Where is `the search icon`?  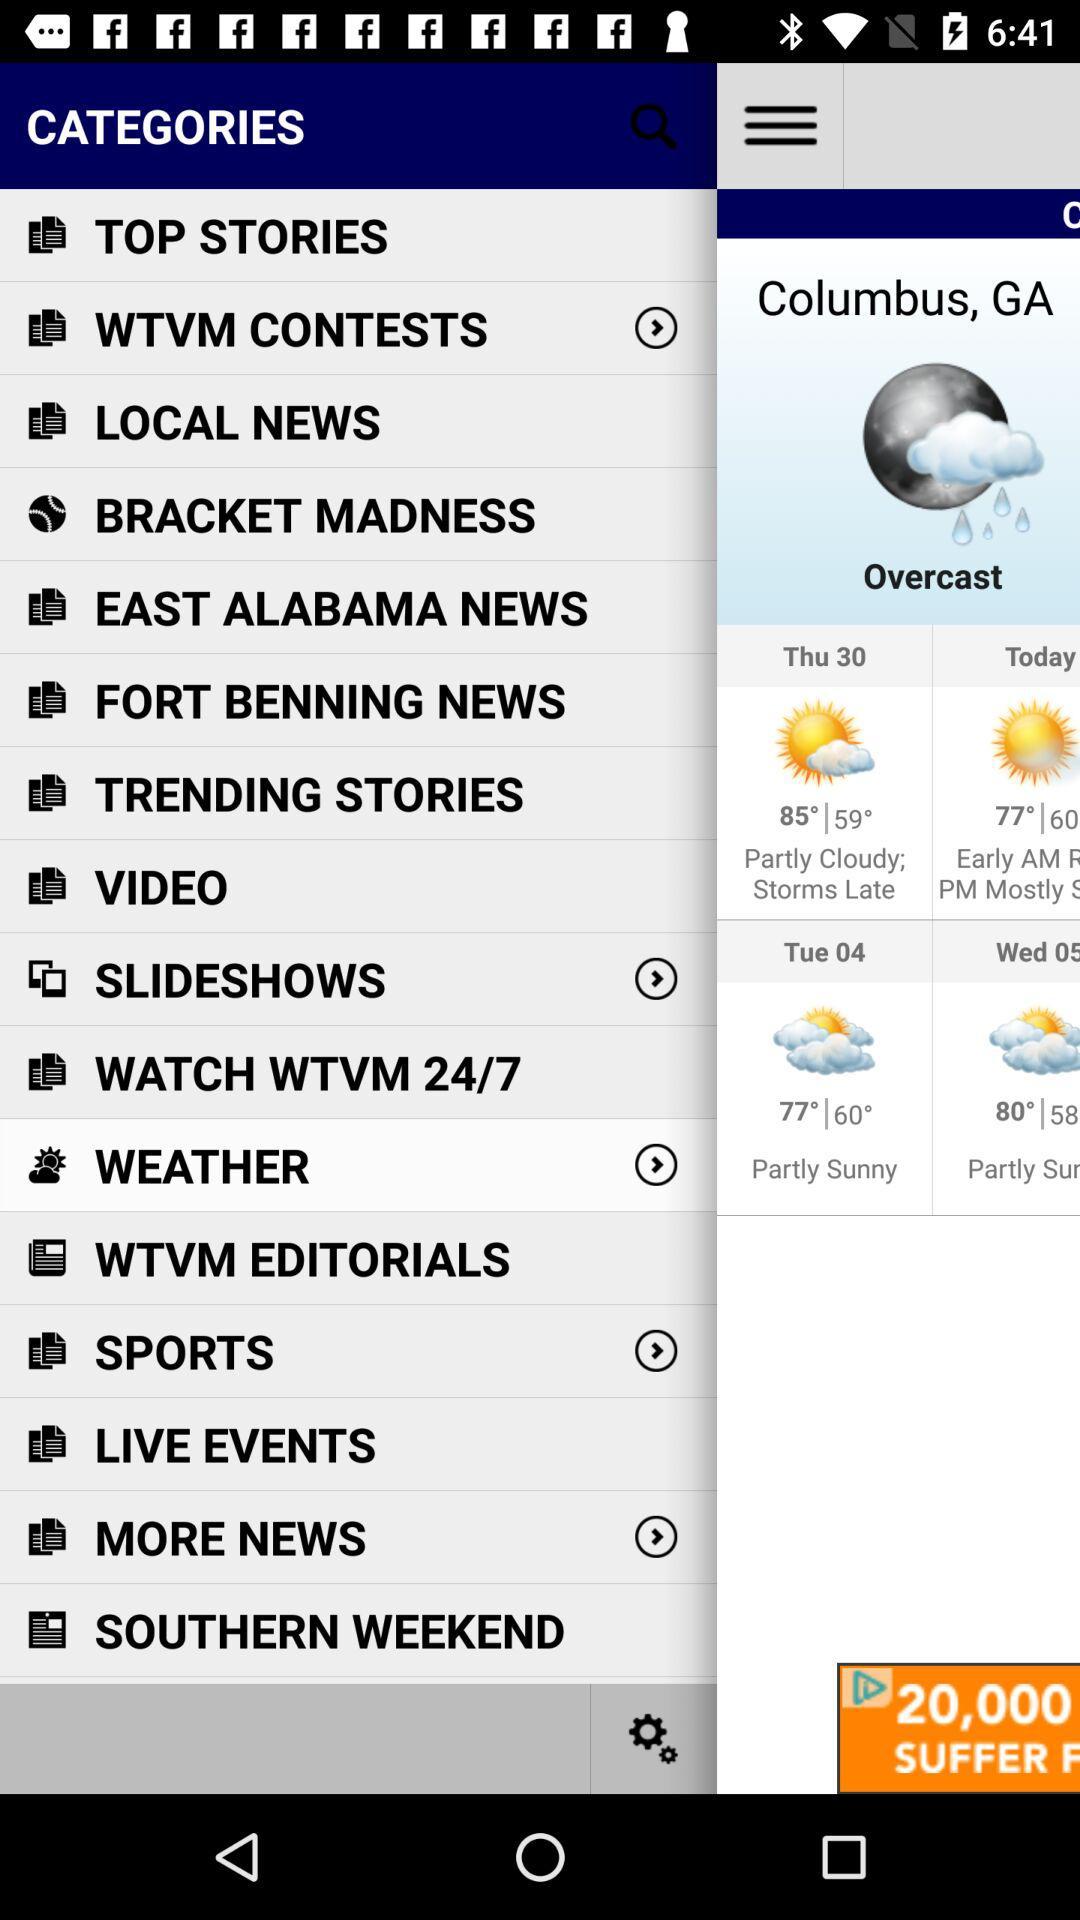
the search icon is located at coordinates (654, 124).